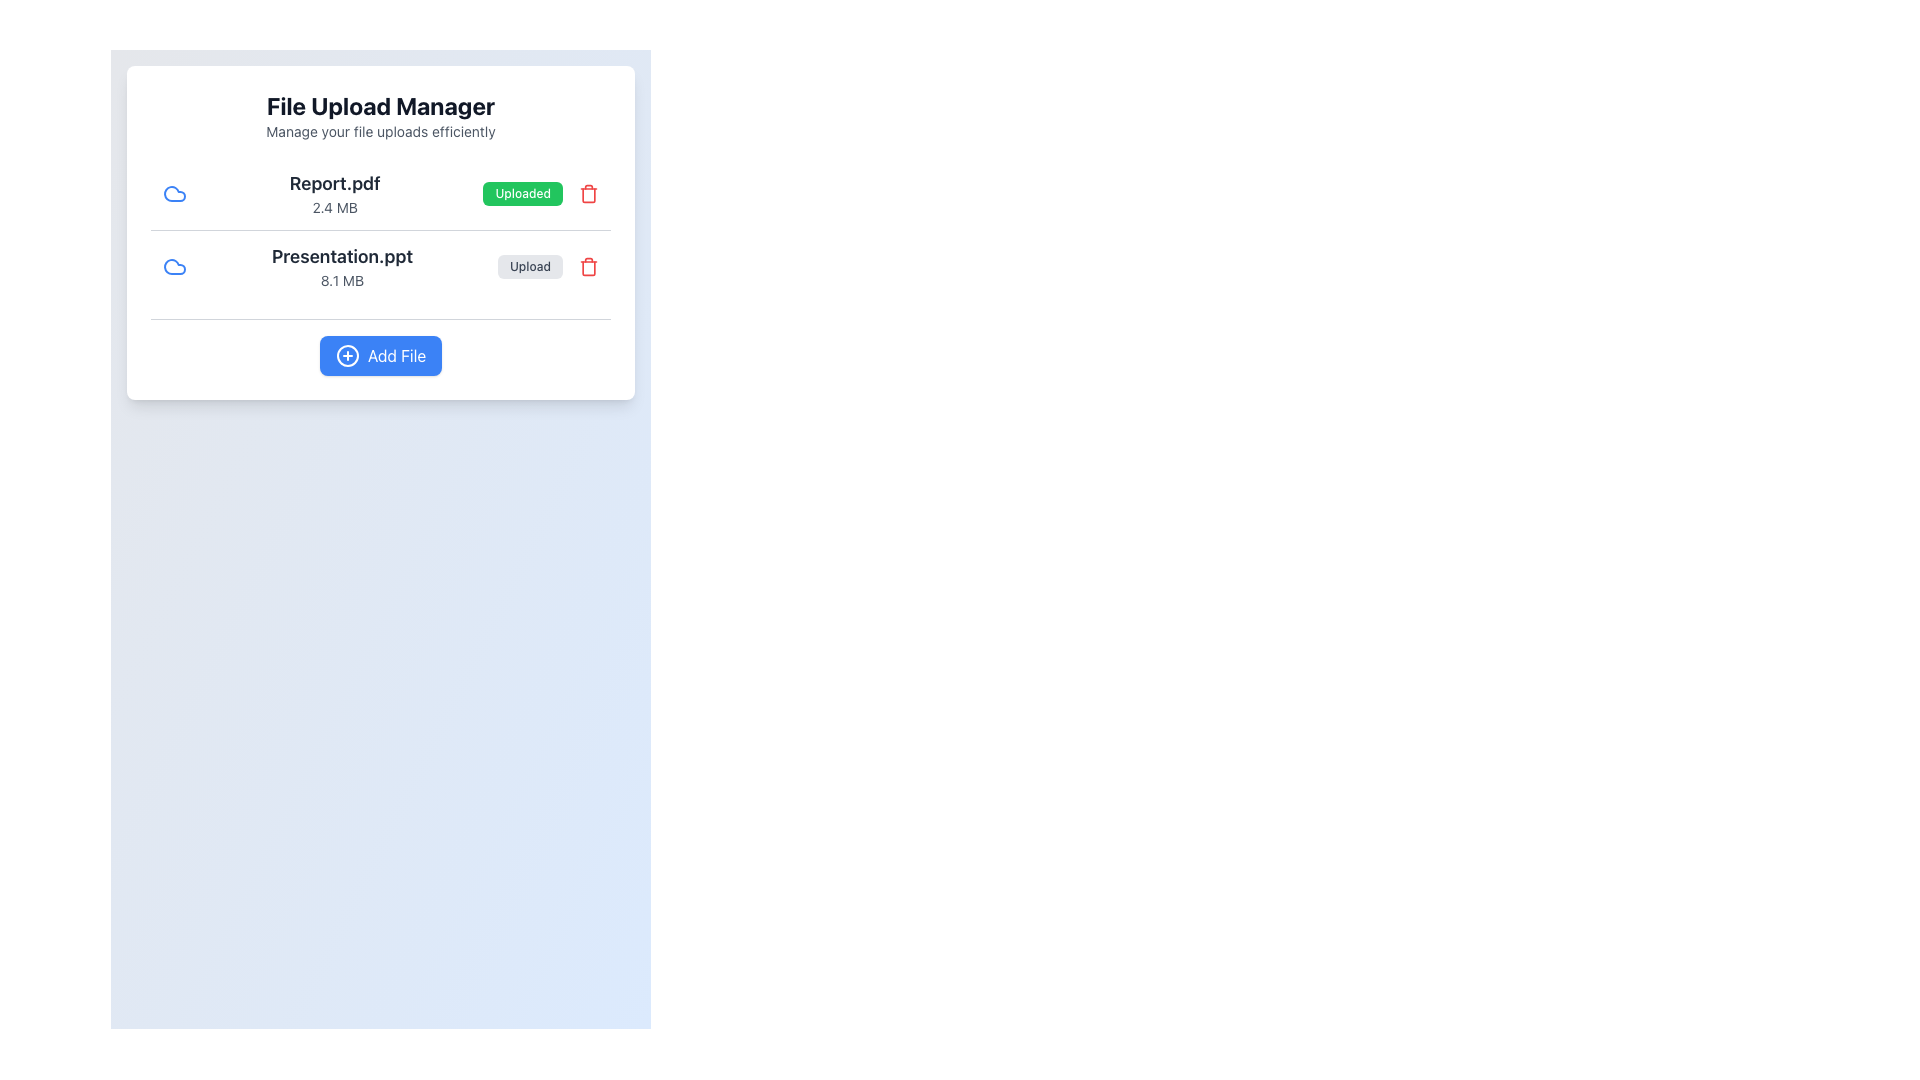 This screenshot has height=1080, width=1920. What do you see at coordinates (347, 354) in the screenshot?
I see `the icon that visually represents the action of adding new files, located to the left of the 'Add File' text in the blue button at the bottom center of the interface` at bounding box center [347, 354].